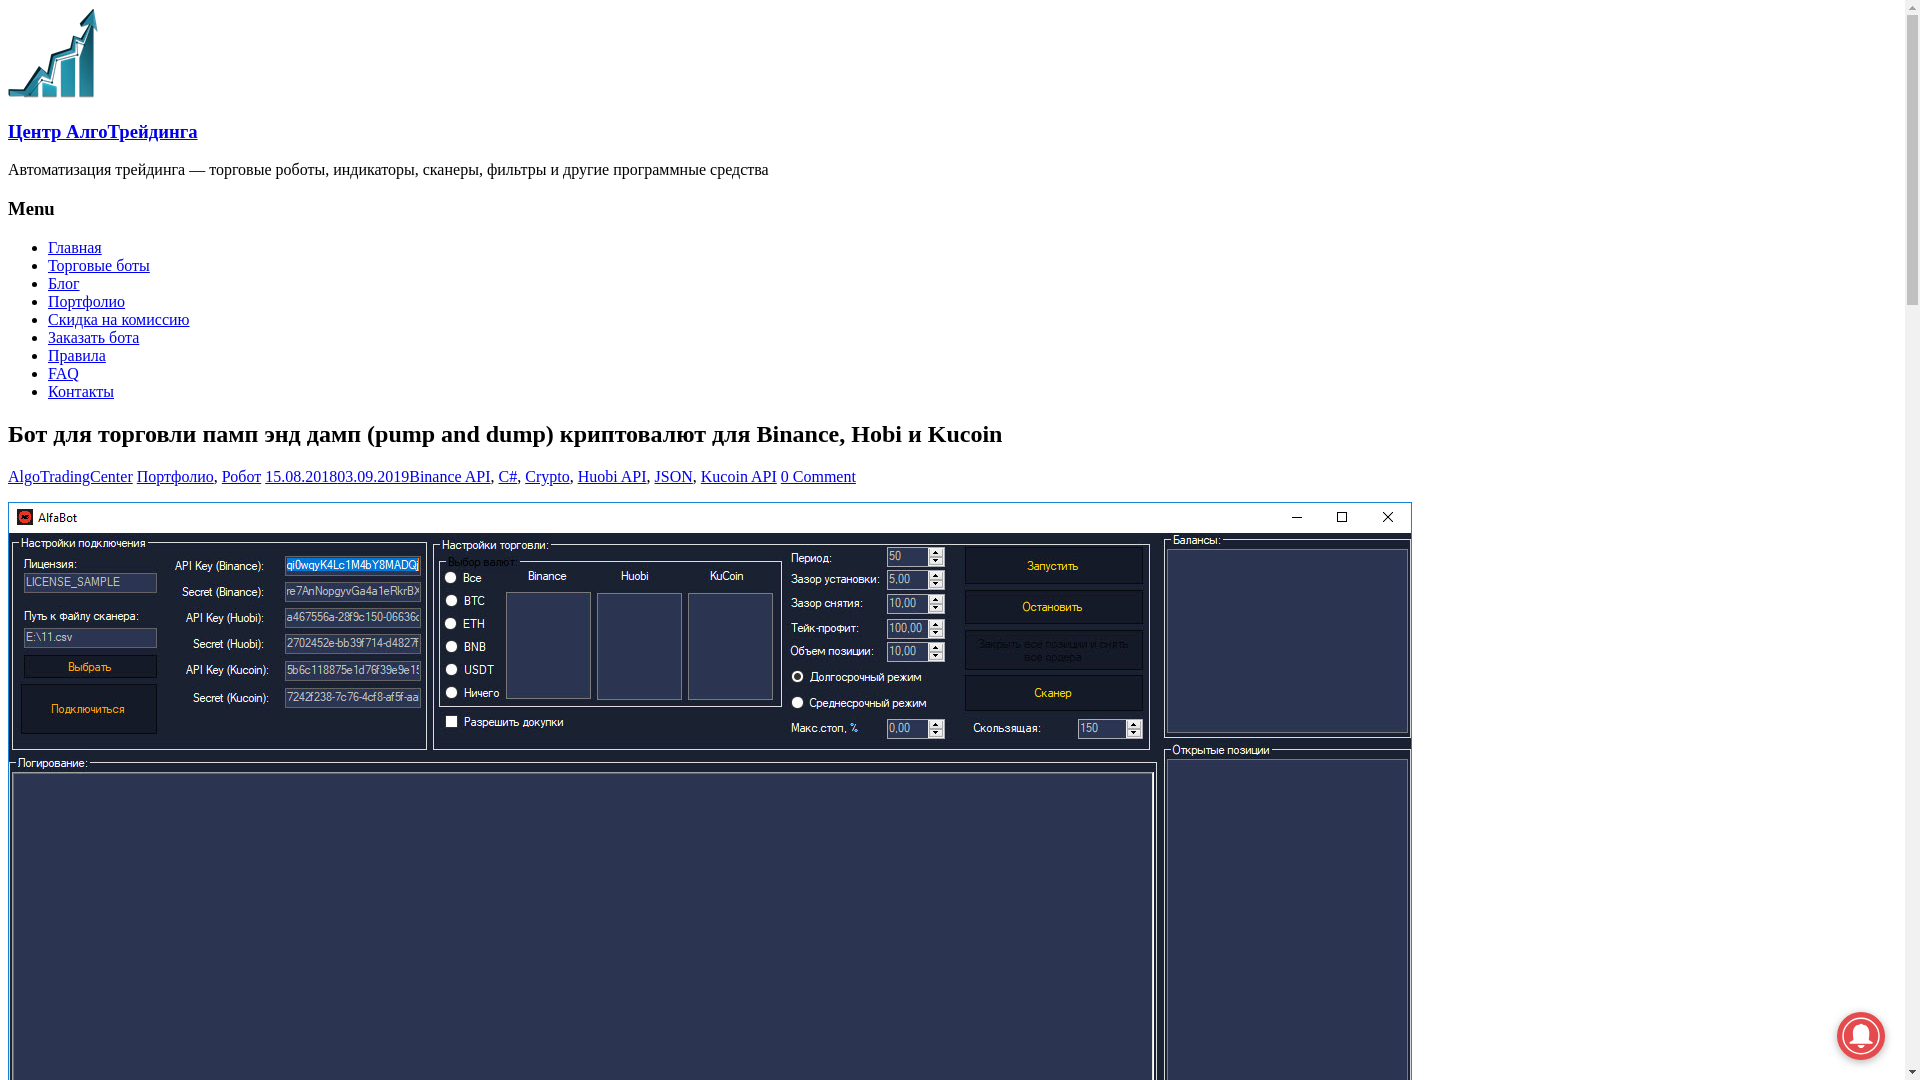  I want to click on 'Huobi API', so click(611, 476).